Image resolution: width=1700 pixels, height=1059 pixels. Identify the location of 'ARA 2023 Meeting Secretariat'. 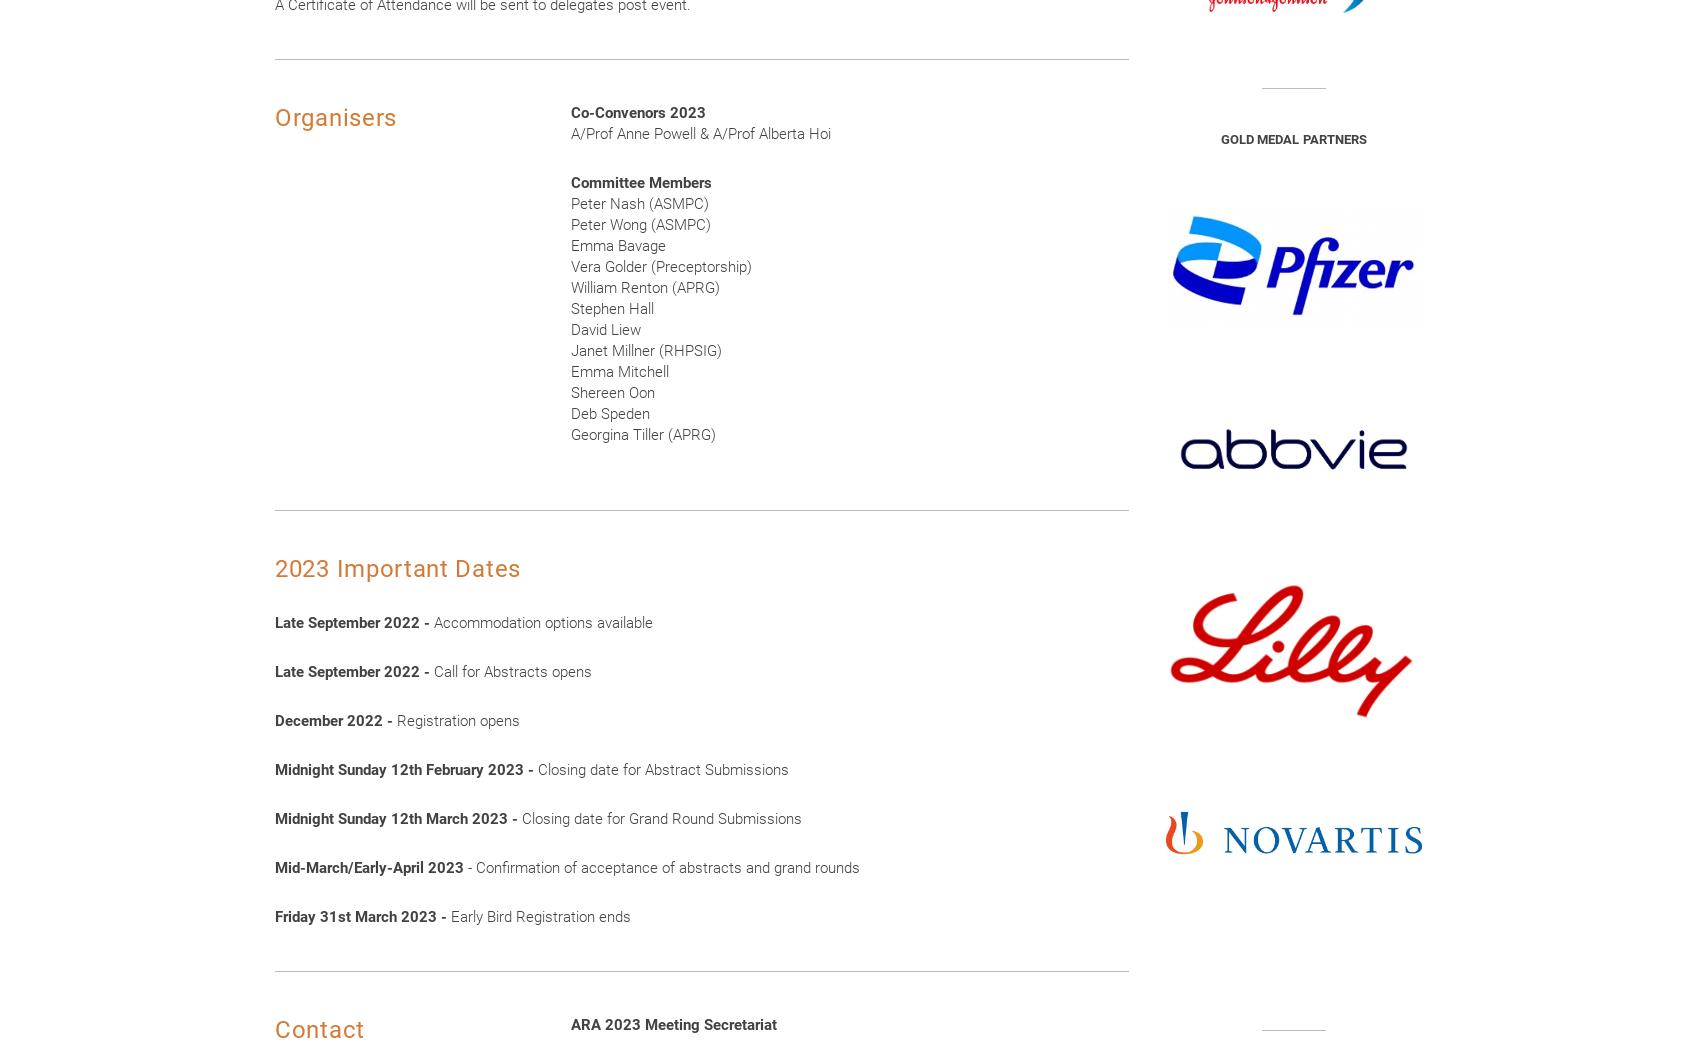
(569, 1024).